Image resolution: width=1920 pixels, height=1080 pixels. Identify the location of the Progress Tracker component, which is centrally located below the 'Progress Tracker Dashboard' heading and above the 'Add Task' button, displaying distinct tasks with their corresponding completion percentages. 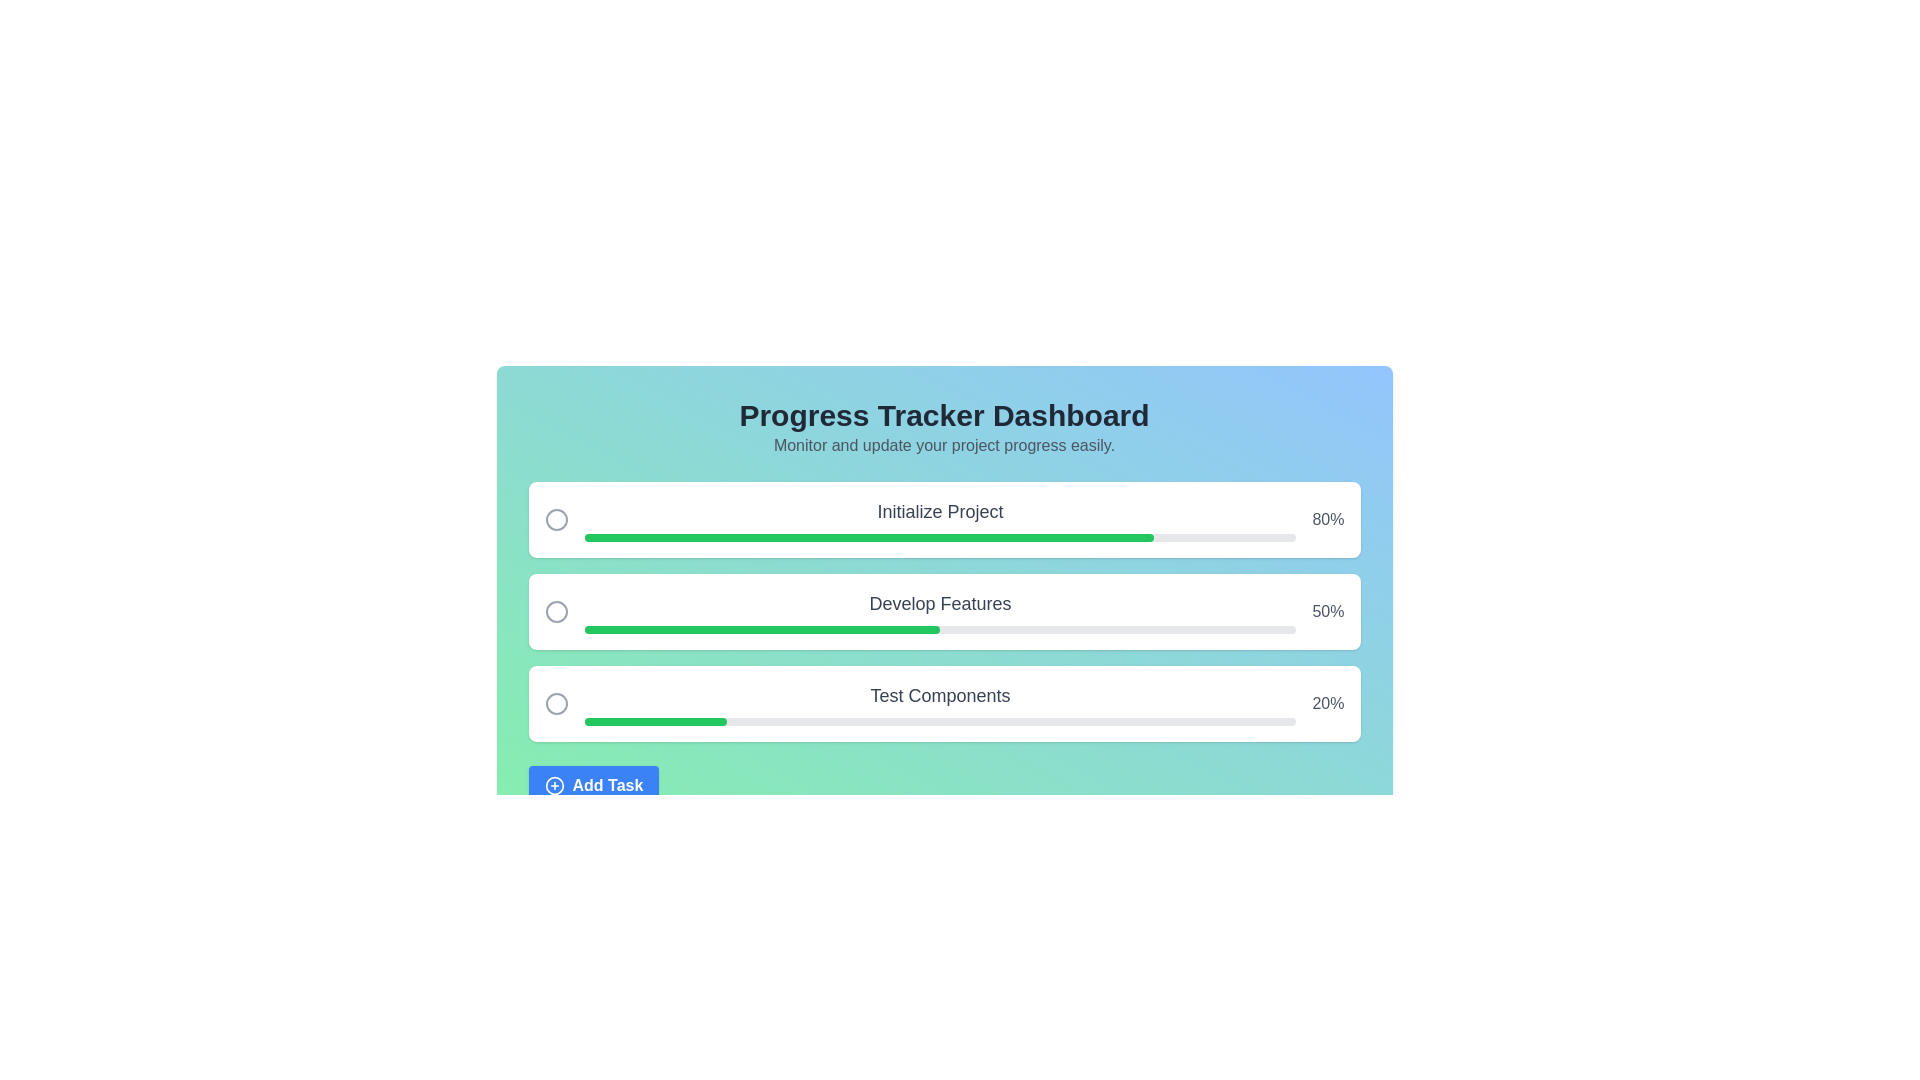
(943, 611).